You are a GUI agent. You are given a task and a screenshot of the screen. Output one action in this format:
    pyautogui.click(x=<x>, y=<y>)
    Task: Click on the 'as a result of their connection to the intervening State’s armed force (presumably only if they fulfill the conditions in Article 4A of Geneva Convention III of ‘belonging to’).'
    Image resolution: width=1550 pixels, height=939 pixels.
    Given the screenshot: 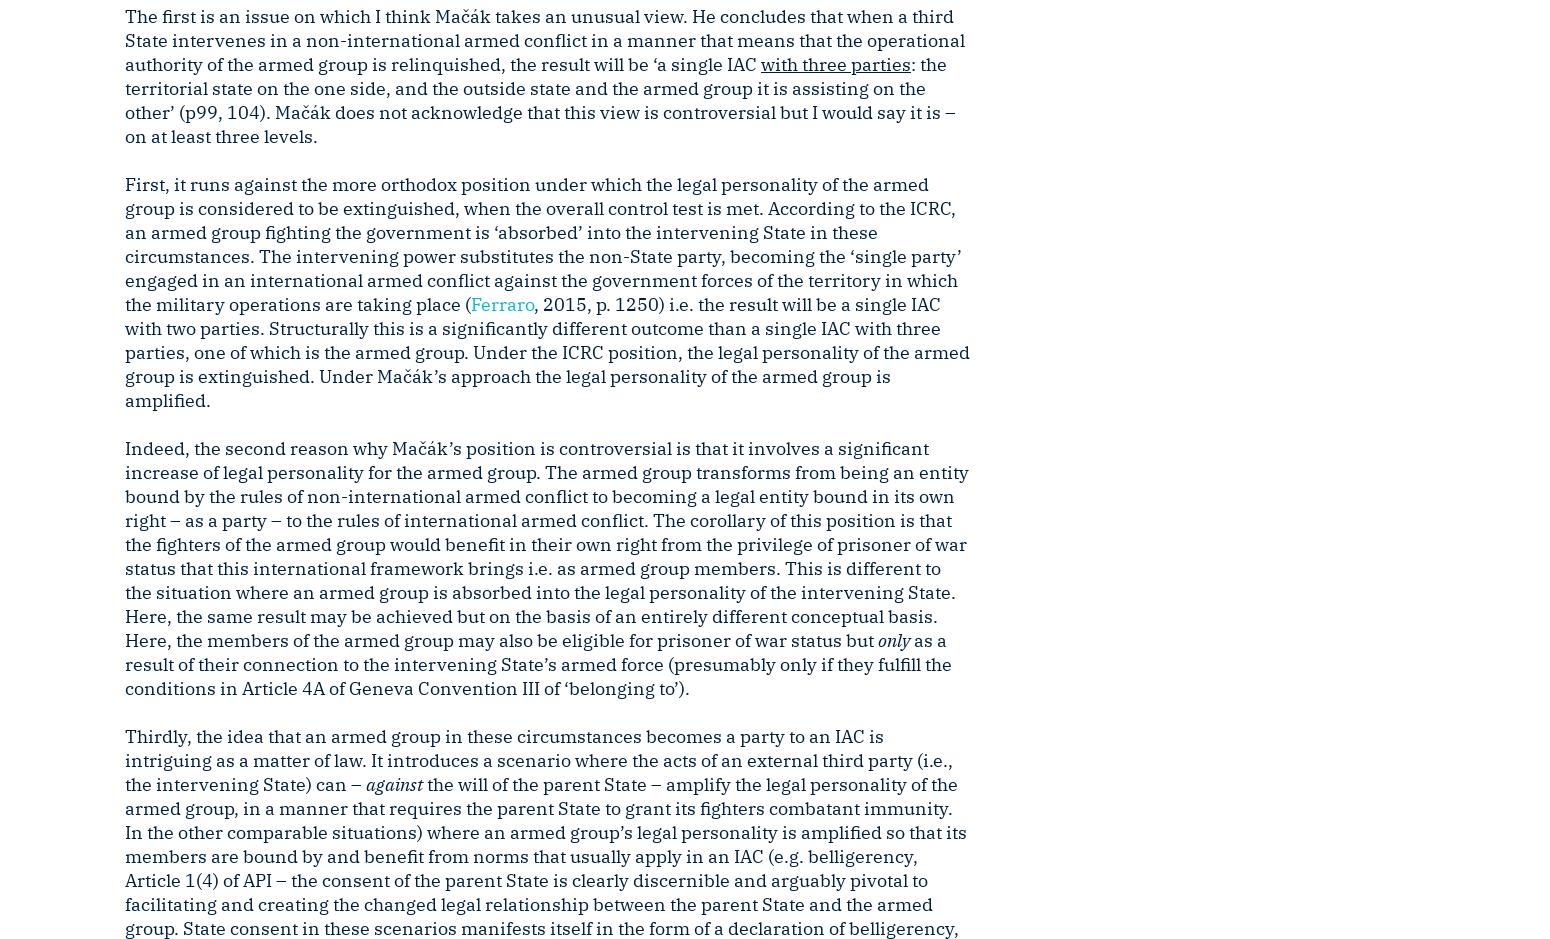 What is the action you would take?
    pyautogui.click(x=537, y=664)
    